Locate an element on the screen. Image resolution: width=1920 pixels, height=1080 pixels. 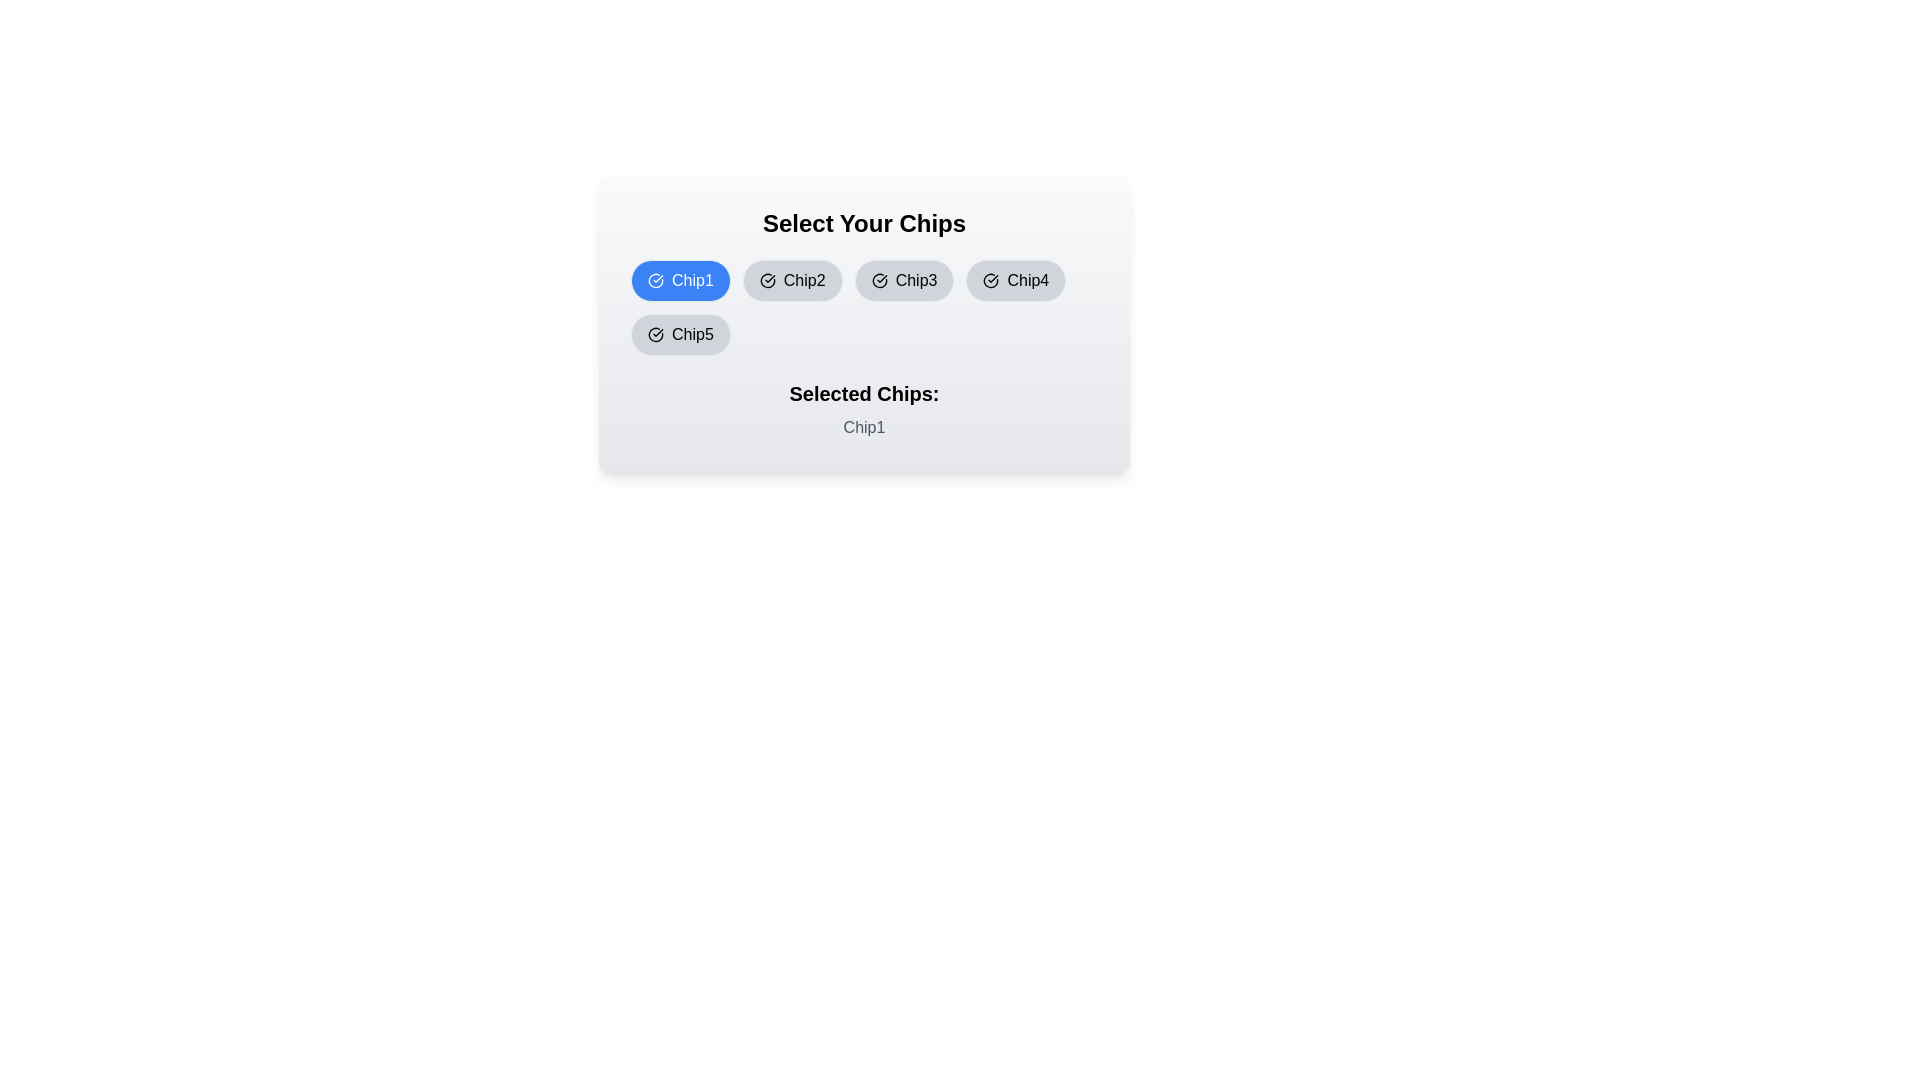
the chip labeled Chip3 by clicking on it is located at coordinates (903, 281).